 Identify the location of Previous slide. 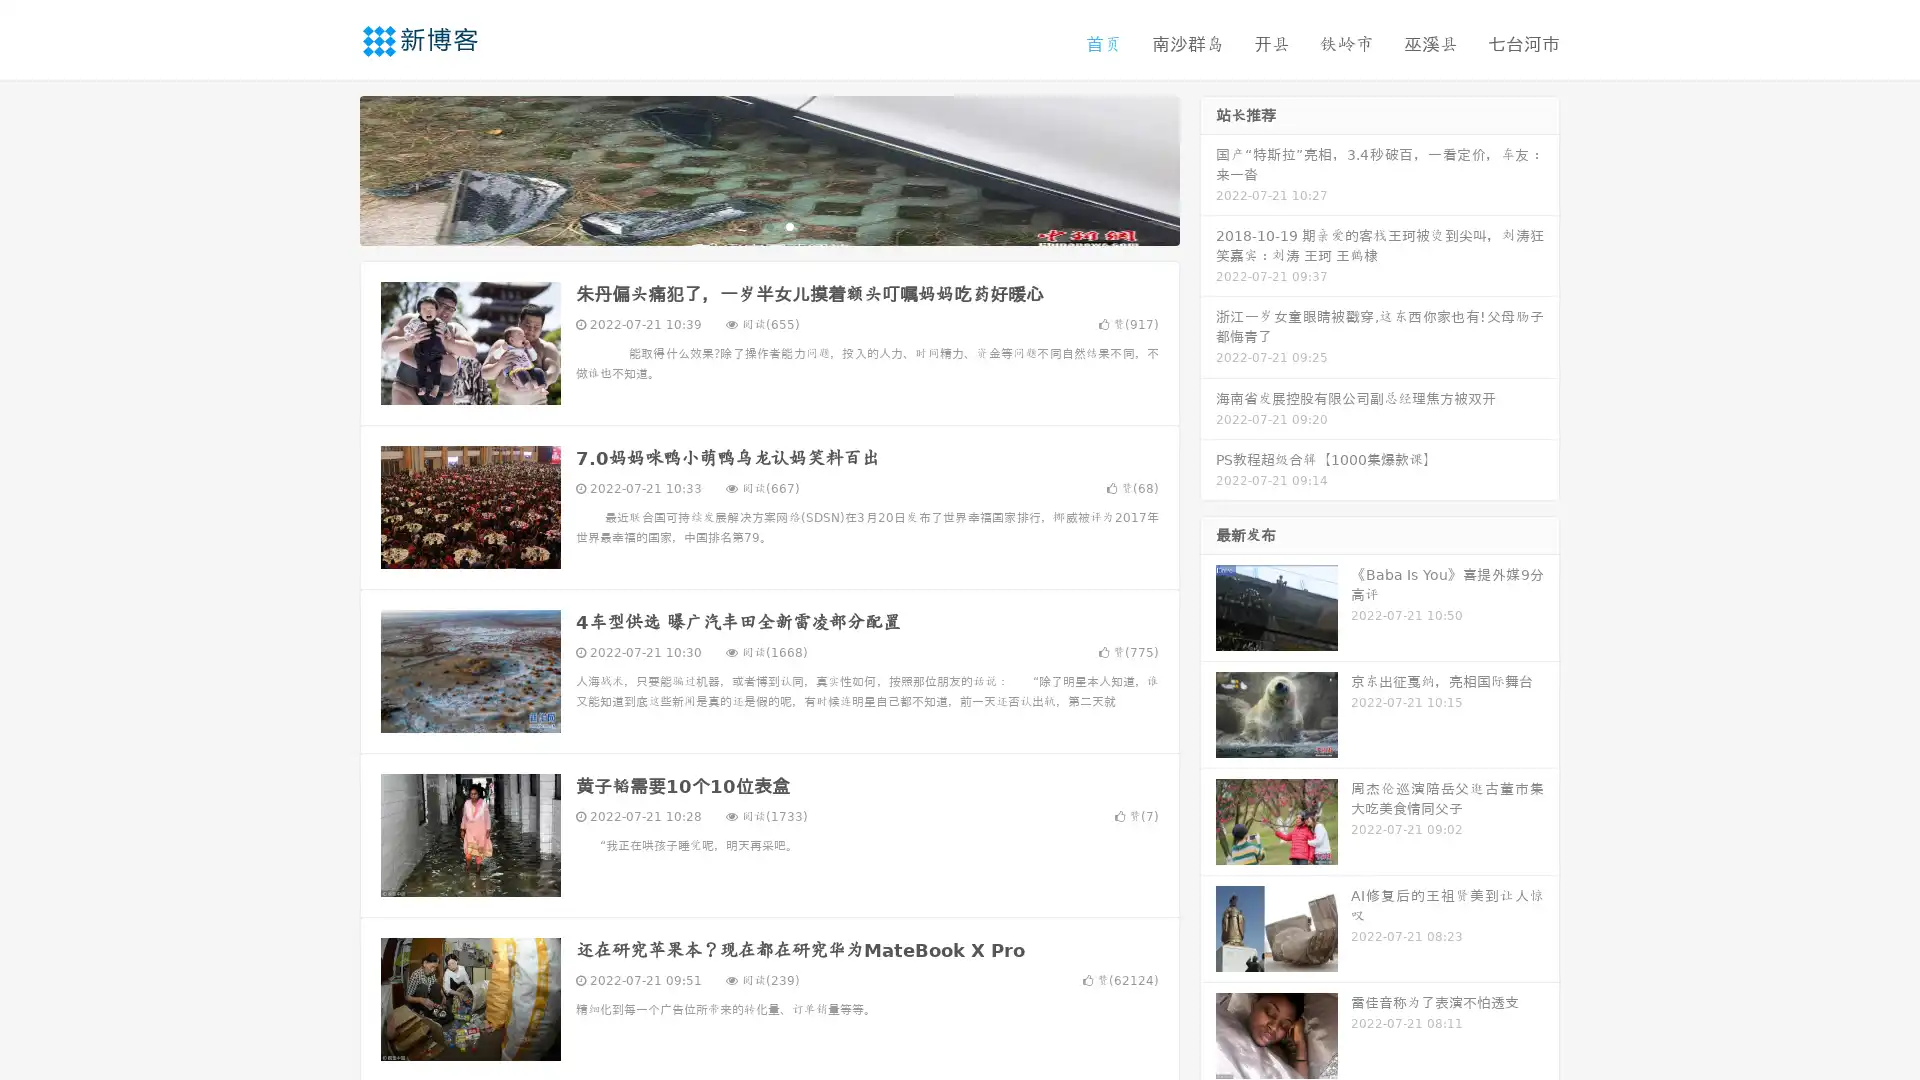
(330, 168).